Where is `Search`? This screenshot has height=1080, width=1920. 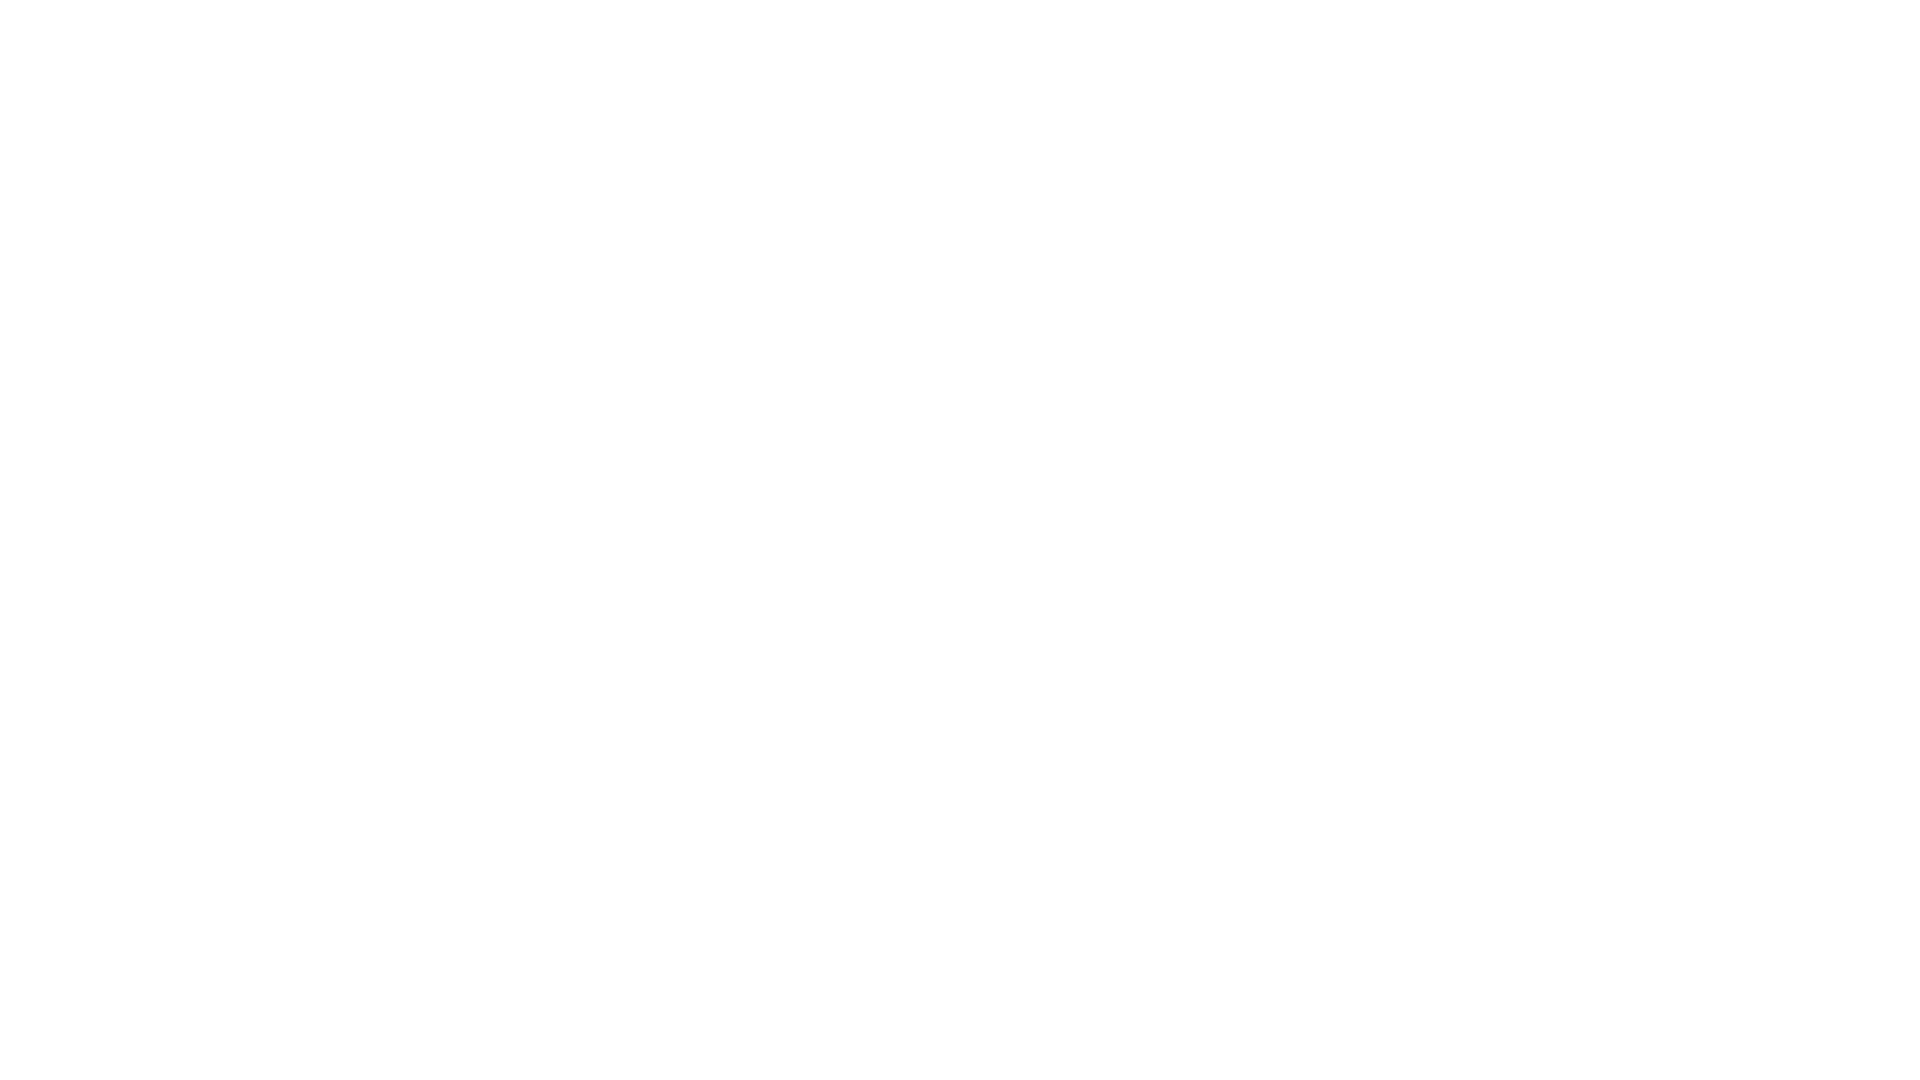
Search is located at coordinates (1706, 22).